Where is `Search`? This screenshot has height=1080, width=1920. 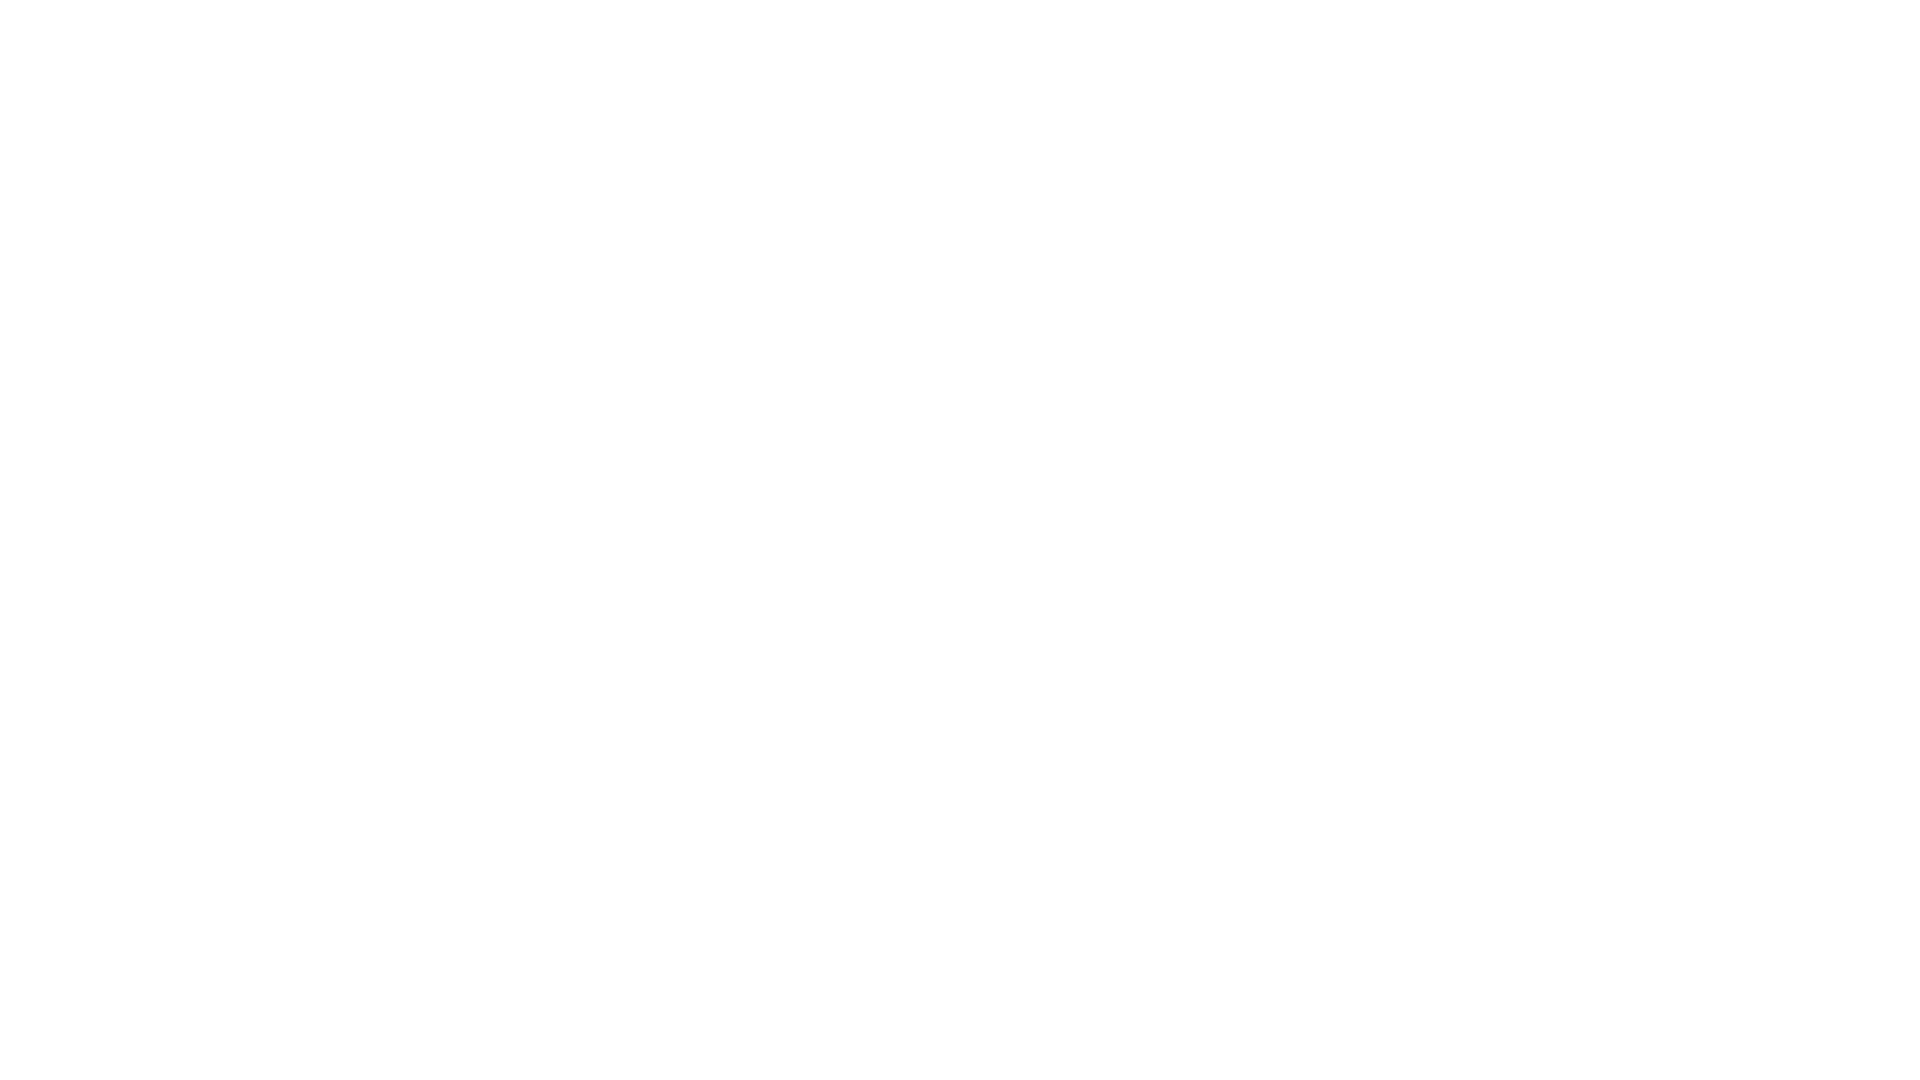
Search is located at coordinates (1706, 22).